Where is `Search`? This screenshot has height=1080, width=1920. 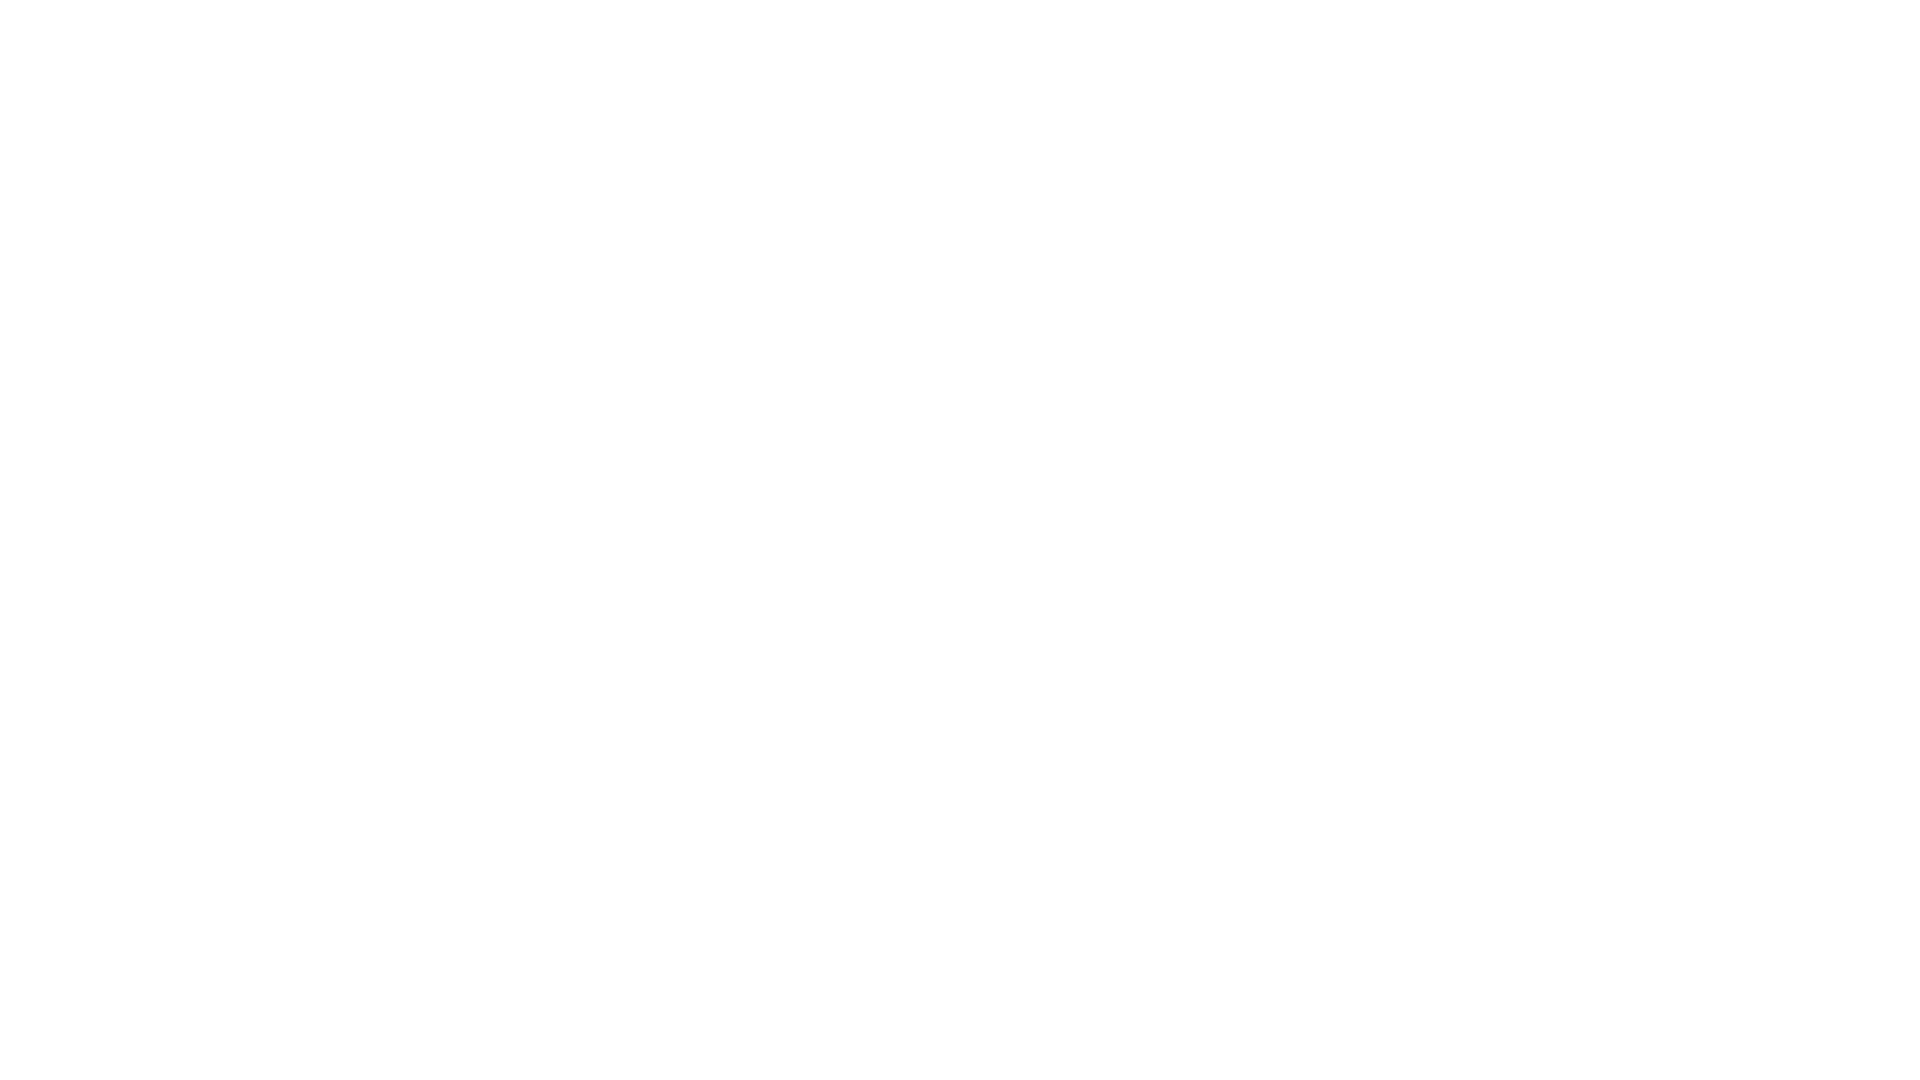
Search is located at coordinates (1706, 22).